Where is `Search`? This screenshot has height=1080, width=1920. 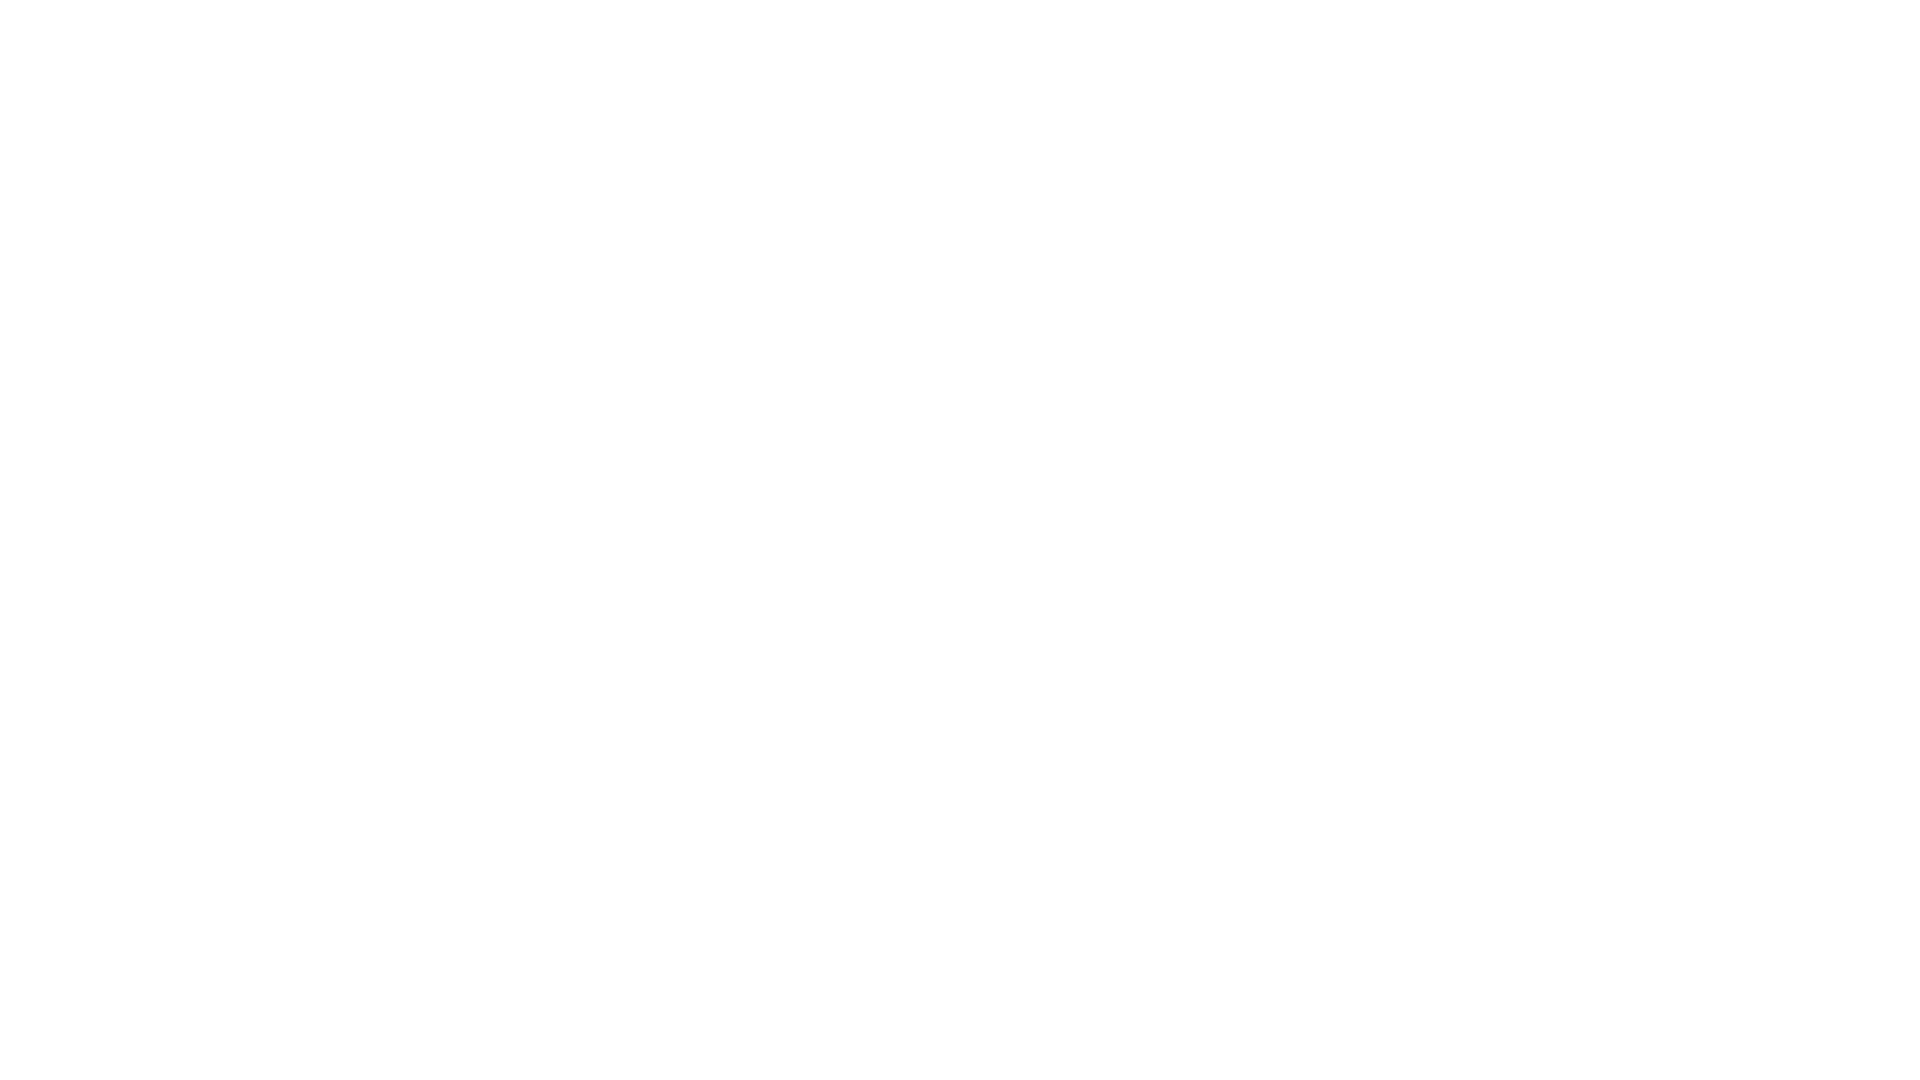
Search is located at coordinates (1706, 22).